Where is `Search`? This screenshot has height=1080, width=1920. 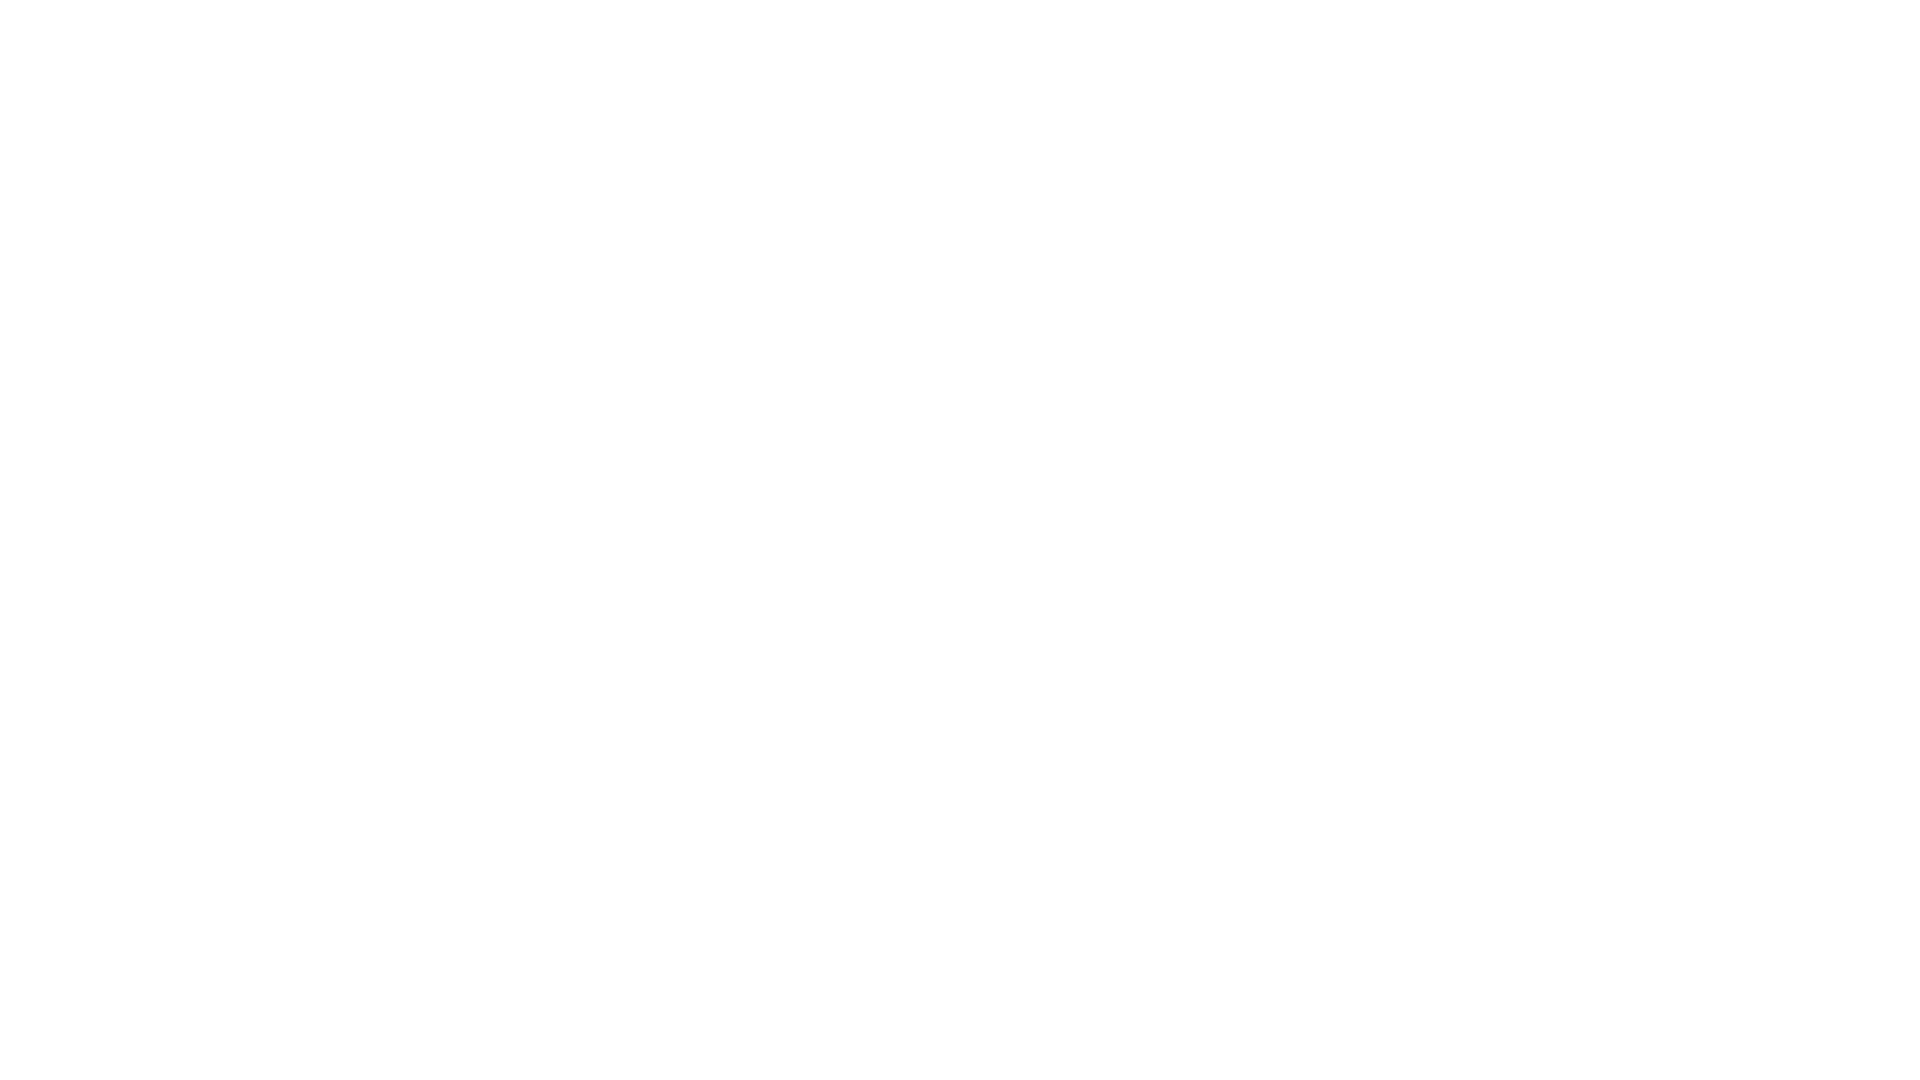
Search is located at coordinates (1706, 22).